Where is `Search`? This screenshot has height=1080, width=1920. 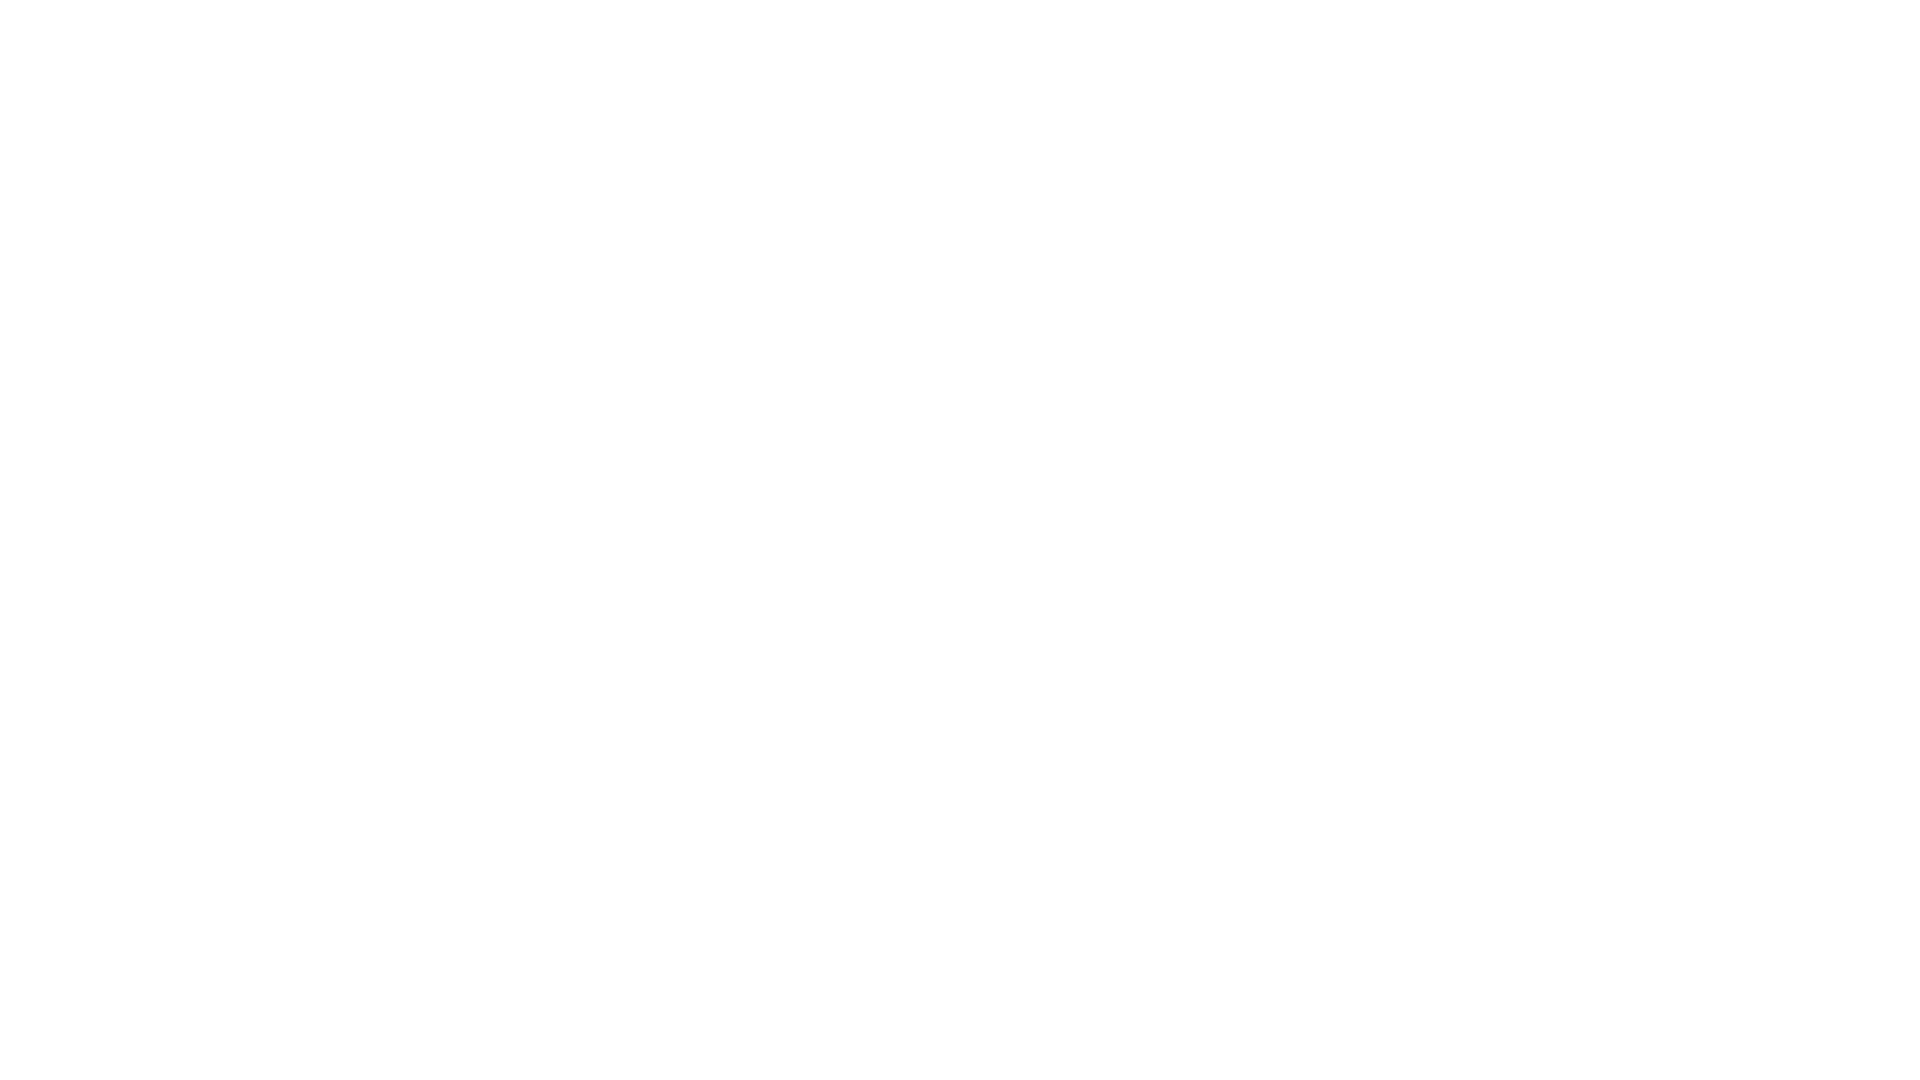
Search is located at coordinates (1706, 22).